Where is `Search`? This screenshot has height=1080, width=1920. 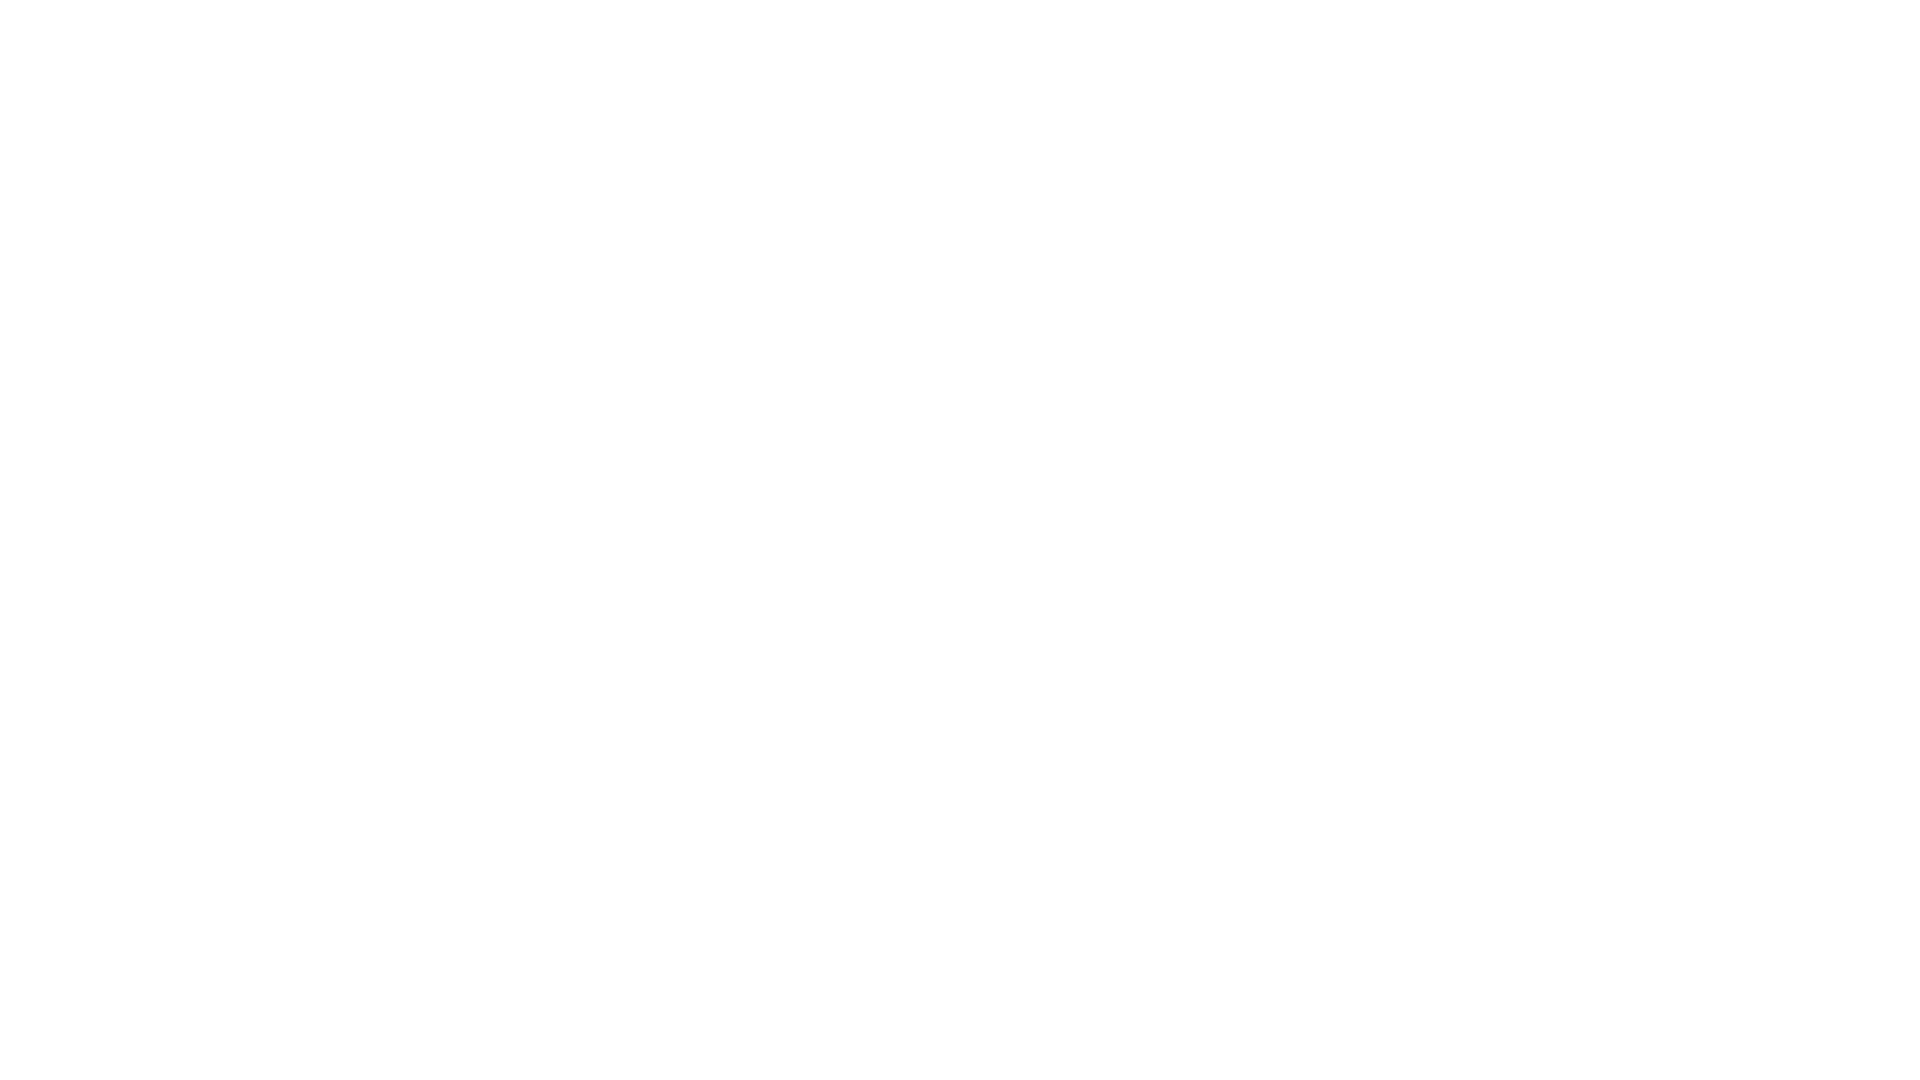
Search is located at coordinates (1706, 22).